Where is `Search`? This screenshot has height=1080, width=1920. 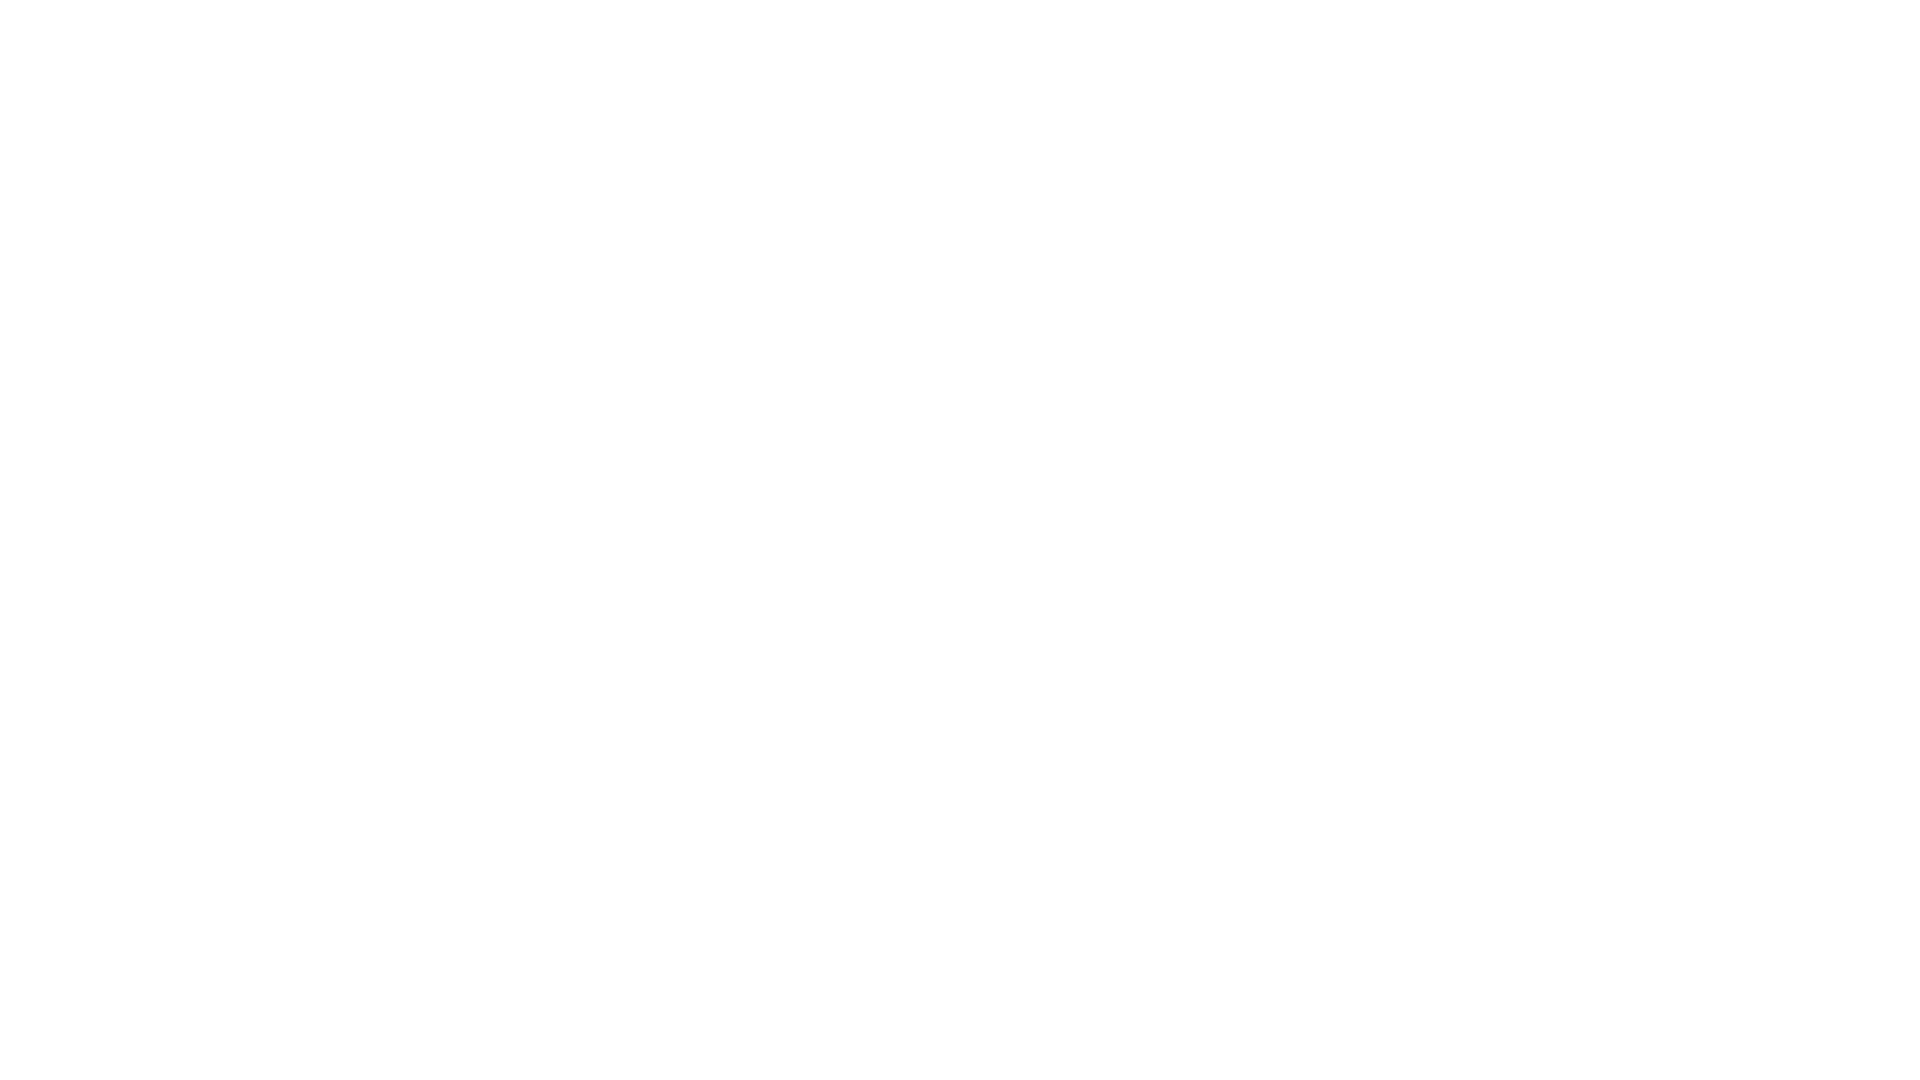
Search is located at coordinates (1706, 22).